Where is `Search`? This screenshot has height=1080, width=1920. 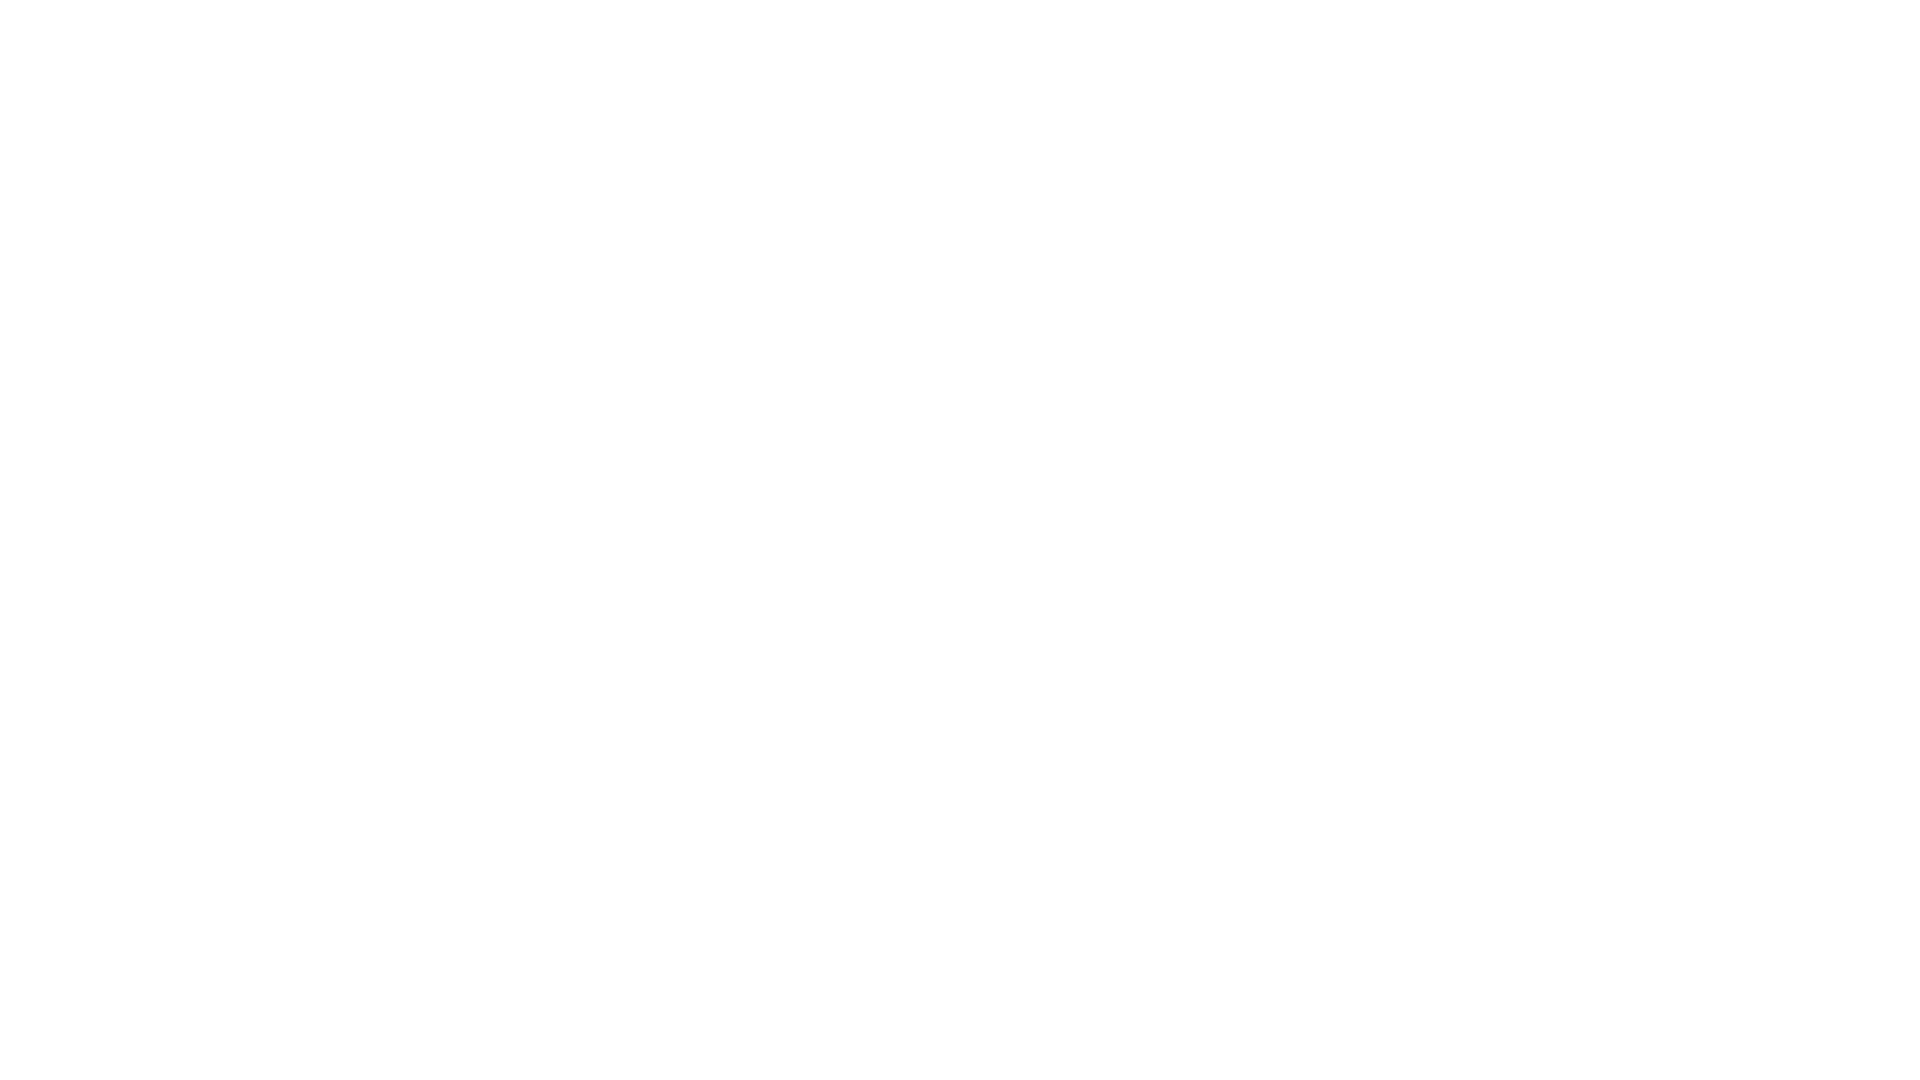
Search is located at coordinates (1706, 22).